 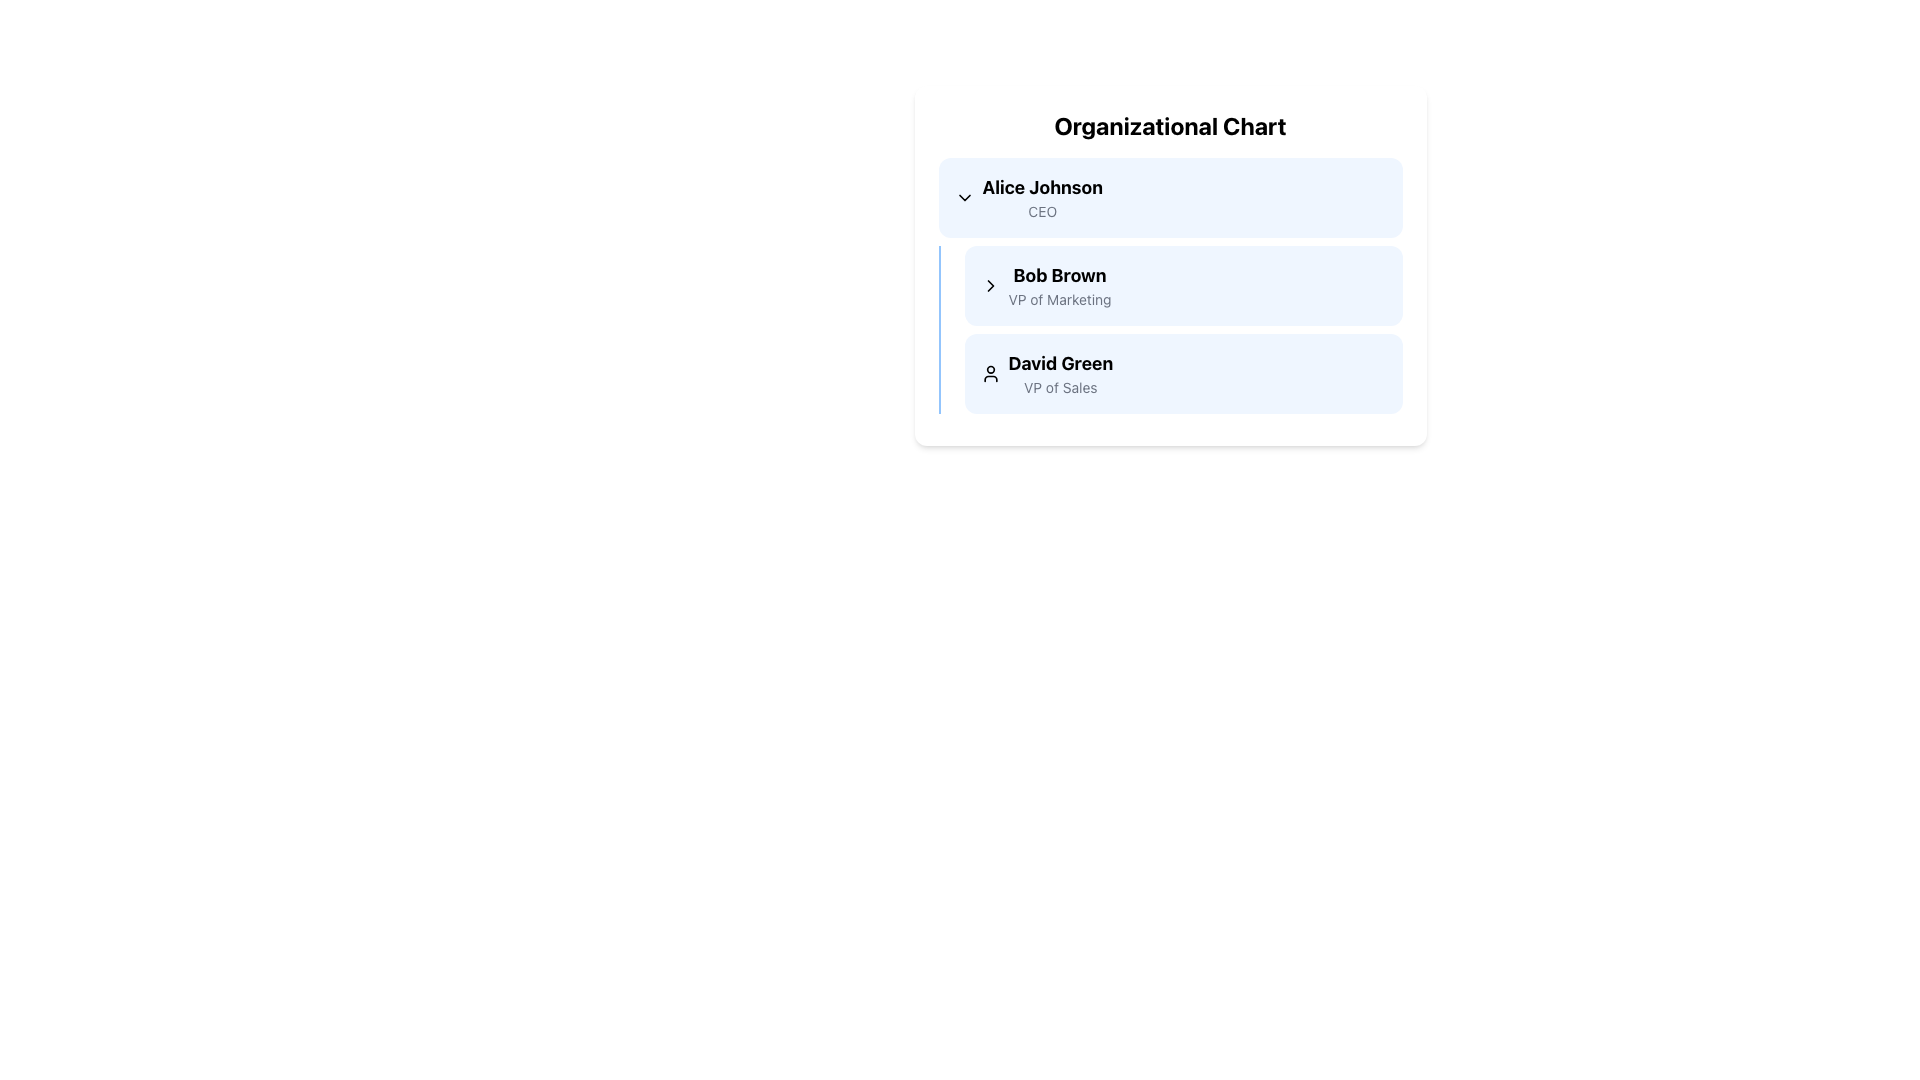 I want to click on the user profile icon representing 'David Green' in the organizational chart, located to the left of the name, so click(x=990, y=374).